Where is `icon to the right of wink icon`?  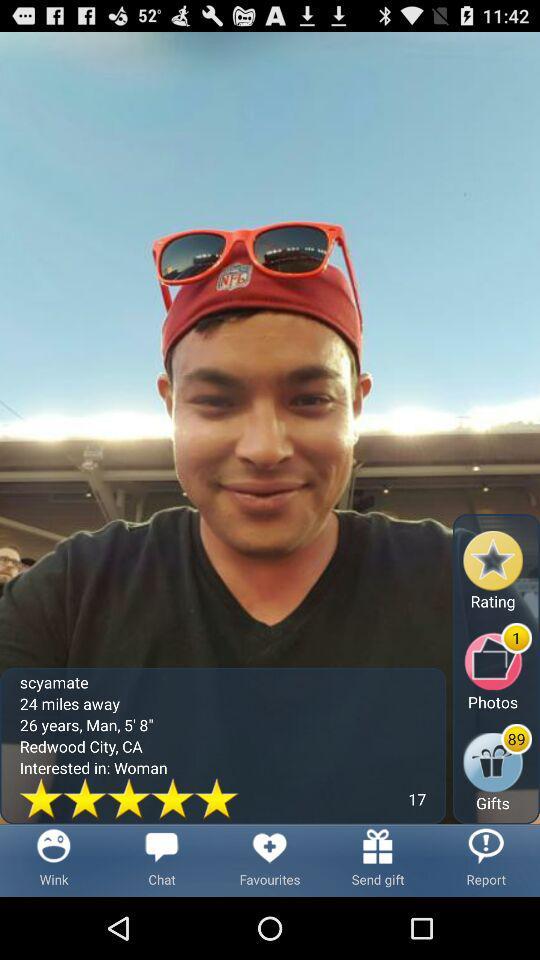
icon to the right of wink icon is located at coordinates (161, 859).